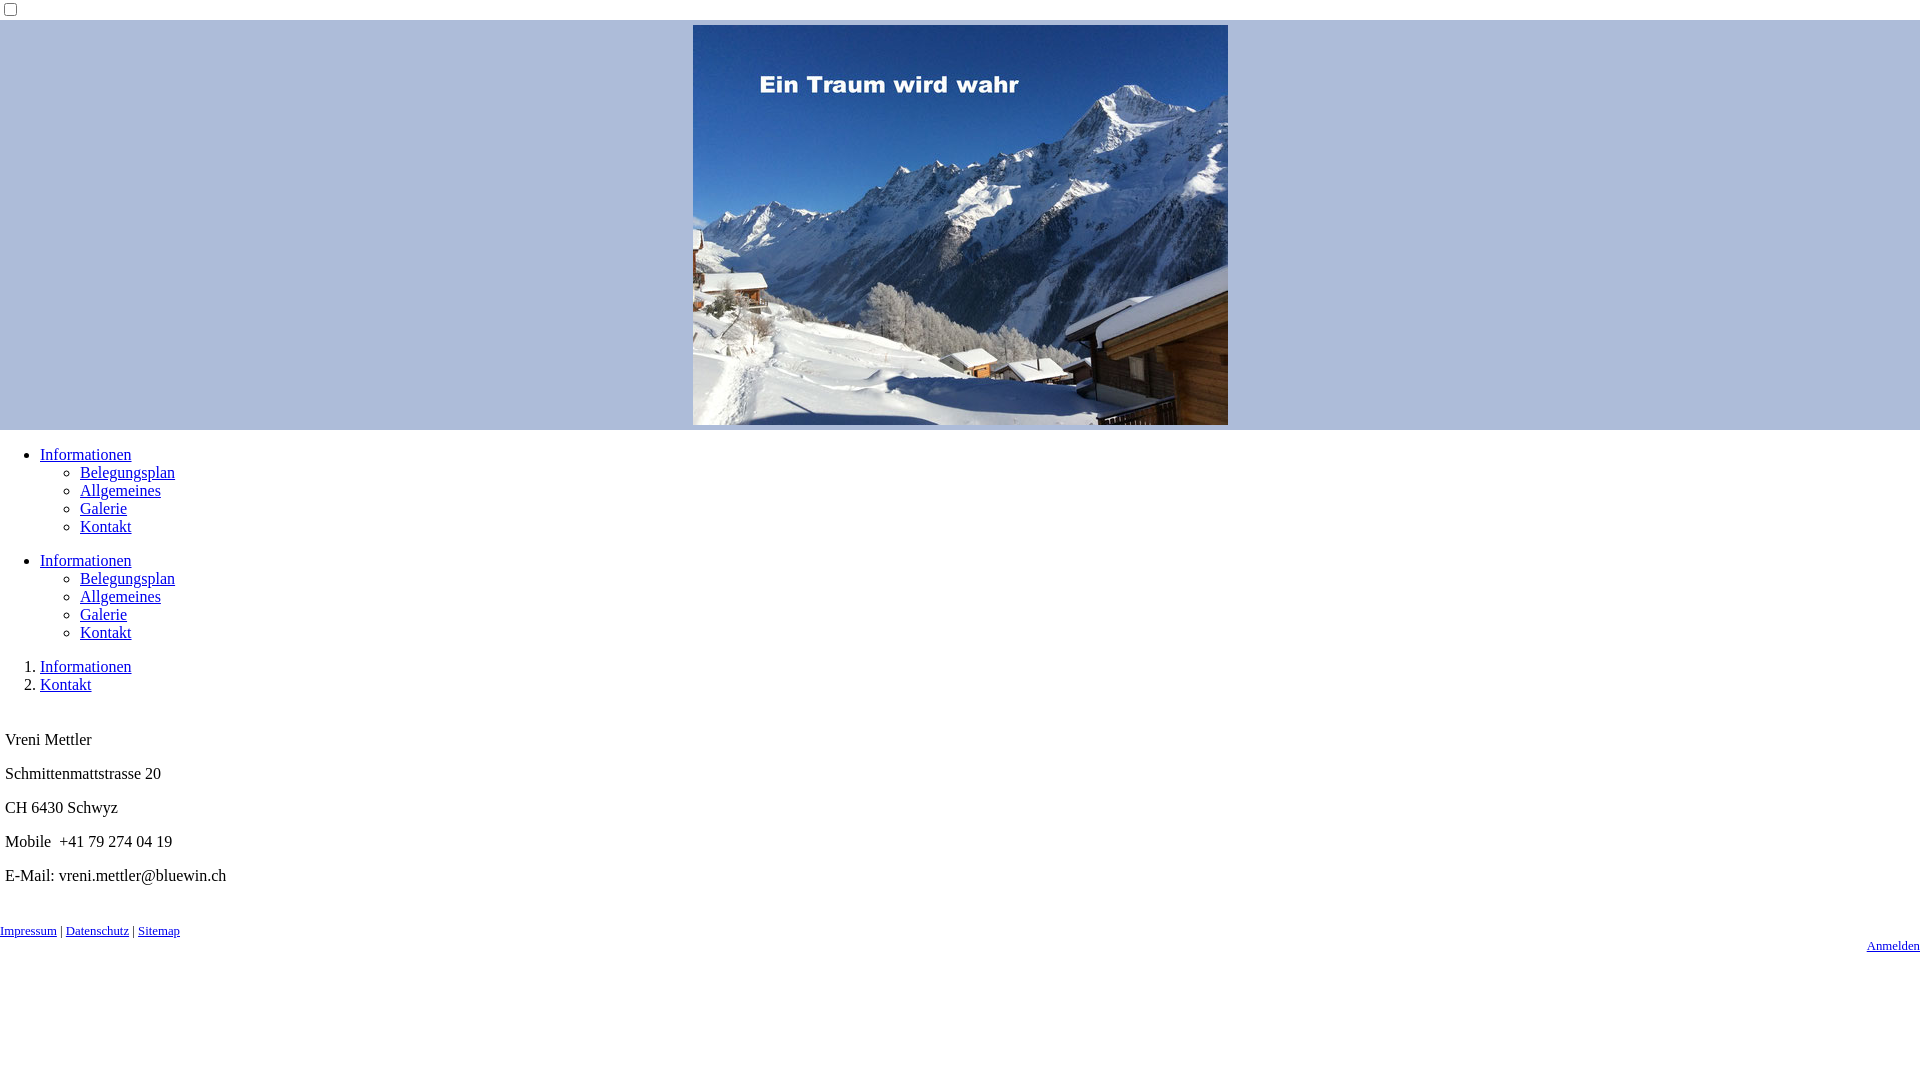 The width and height of the screenshot is (1920, 1080). Describe the element at coordinates (85, 454) in the screenshot. I see `'Informationen'` at that location.